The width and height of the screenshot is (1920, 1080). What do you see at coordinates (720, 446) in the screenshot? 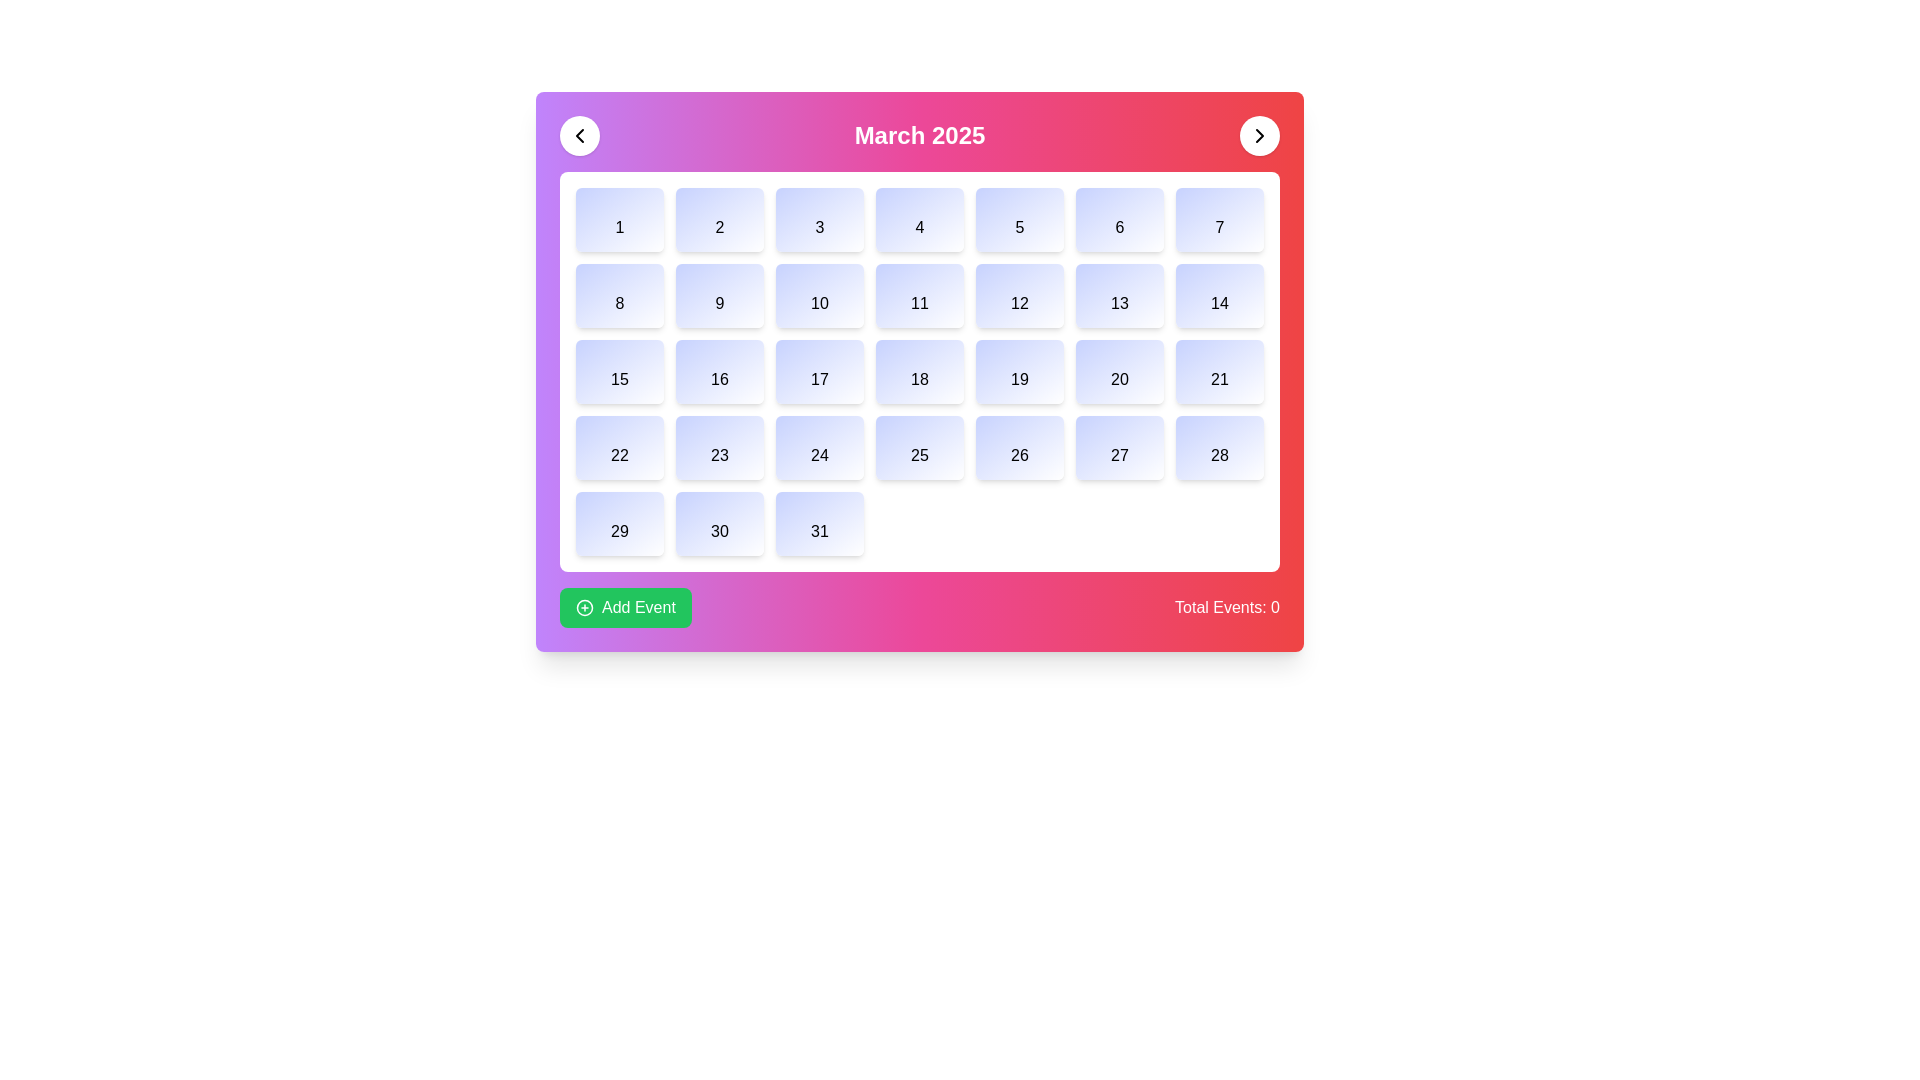
I see `the calendar date cell displaying '23'` at bounding box center [720, 446].